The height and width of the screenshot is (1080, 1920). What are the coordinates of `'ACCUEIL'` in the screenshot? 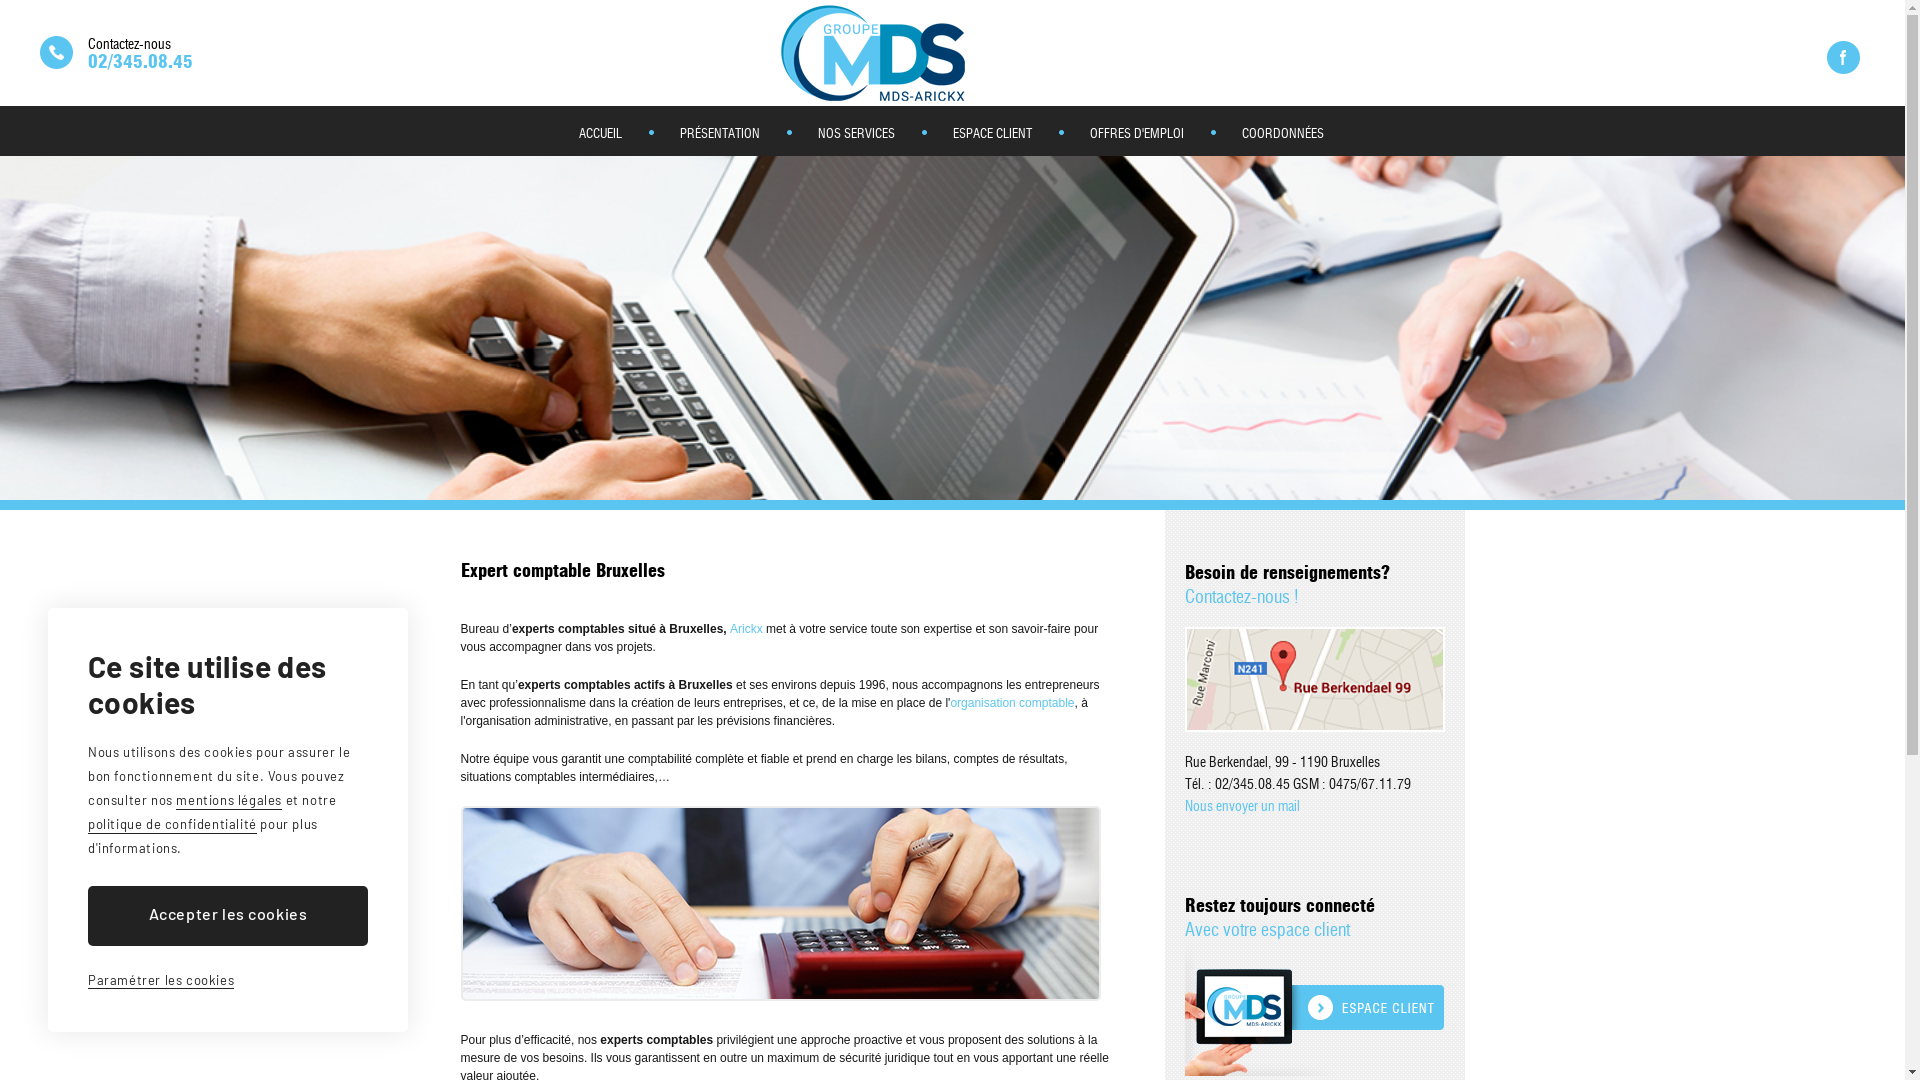 It's located at (597, 131).